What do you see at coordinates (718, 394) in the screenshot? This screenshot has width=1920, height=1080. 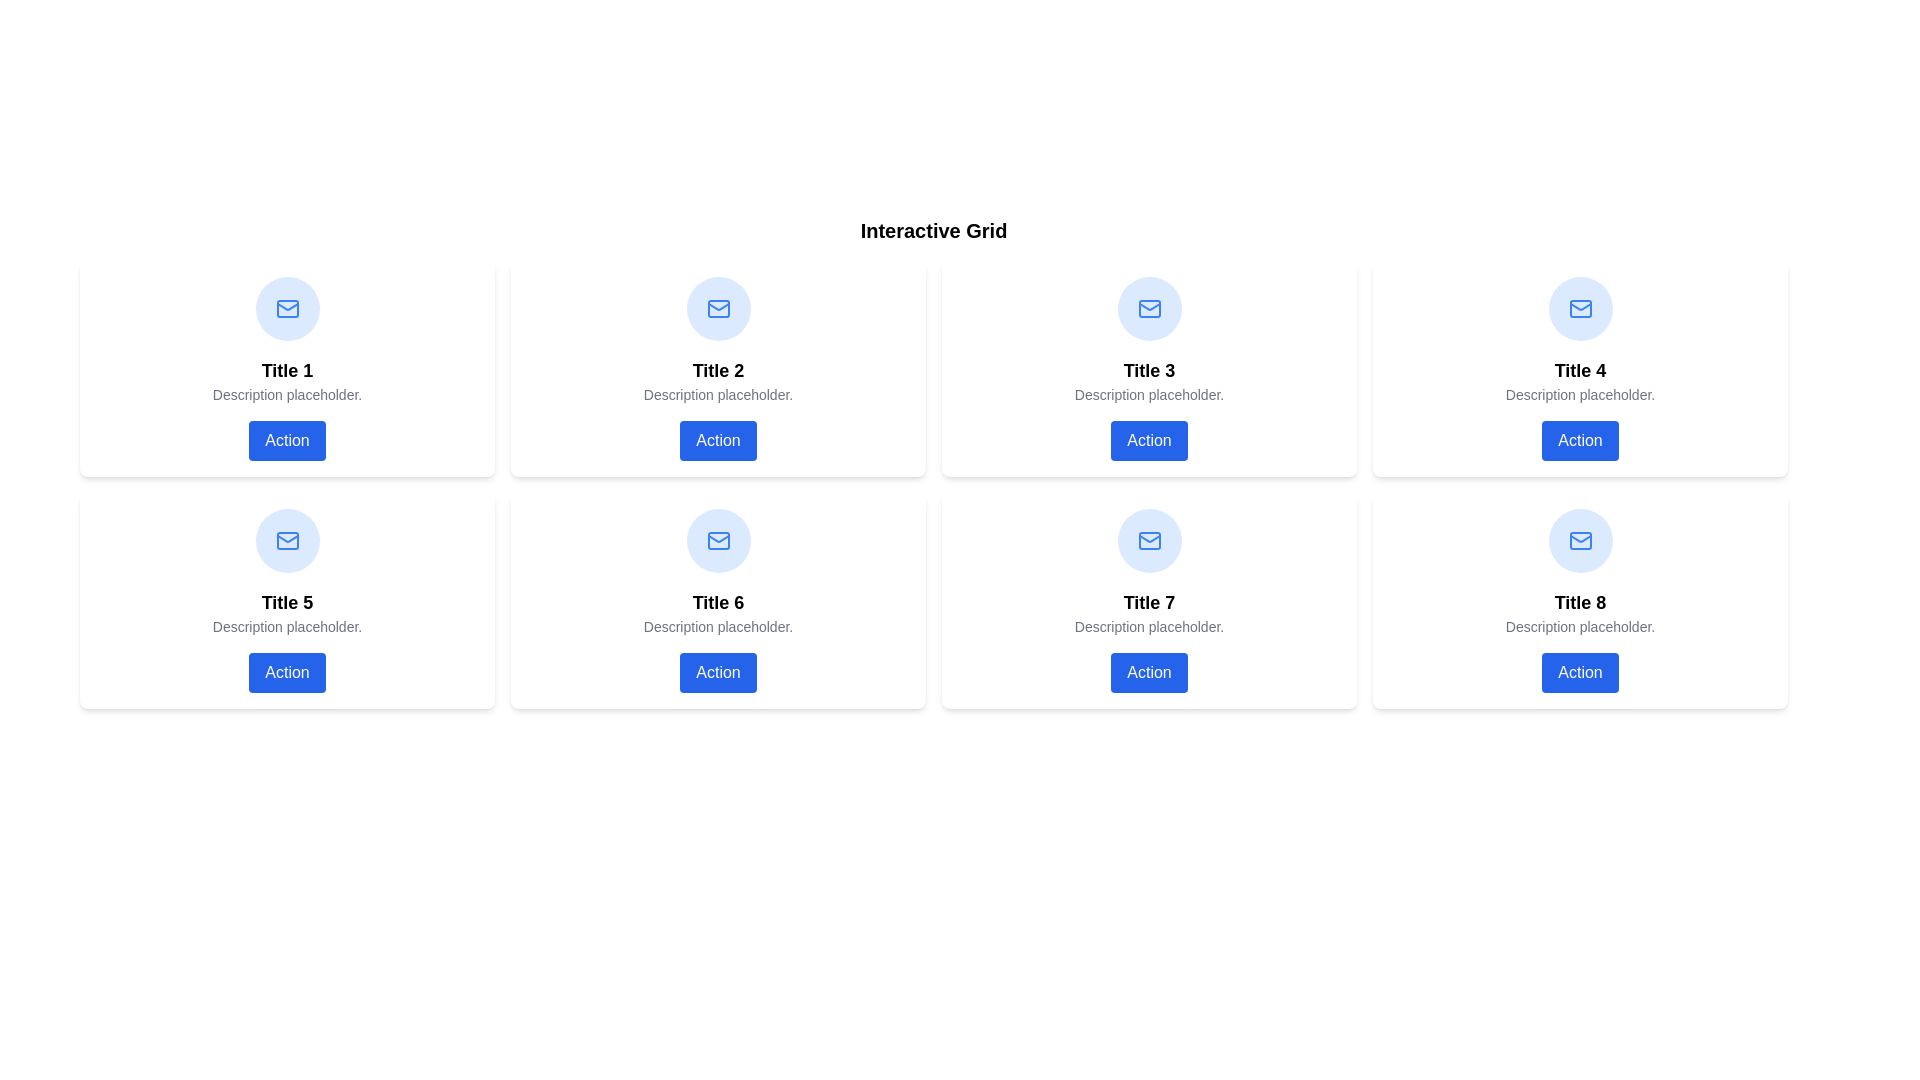 I see `the text element containing 'Description placeholder.' which is the second content row in the grid layout, positioned below 'Title 2' and above the 'Action' button` at bounding box center [718, 394].